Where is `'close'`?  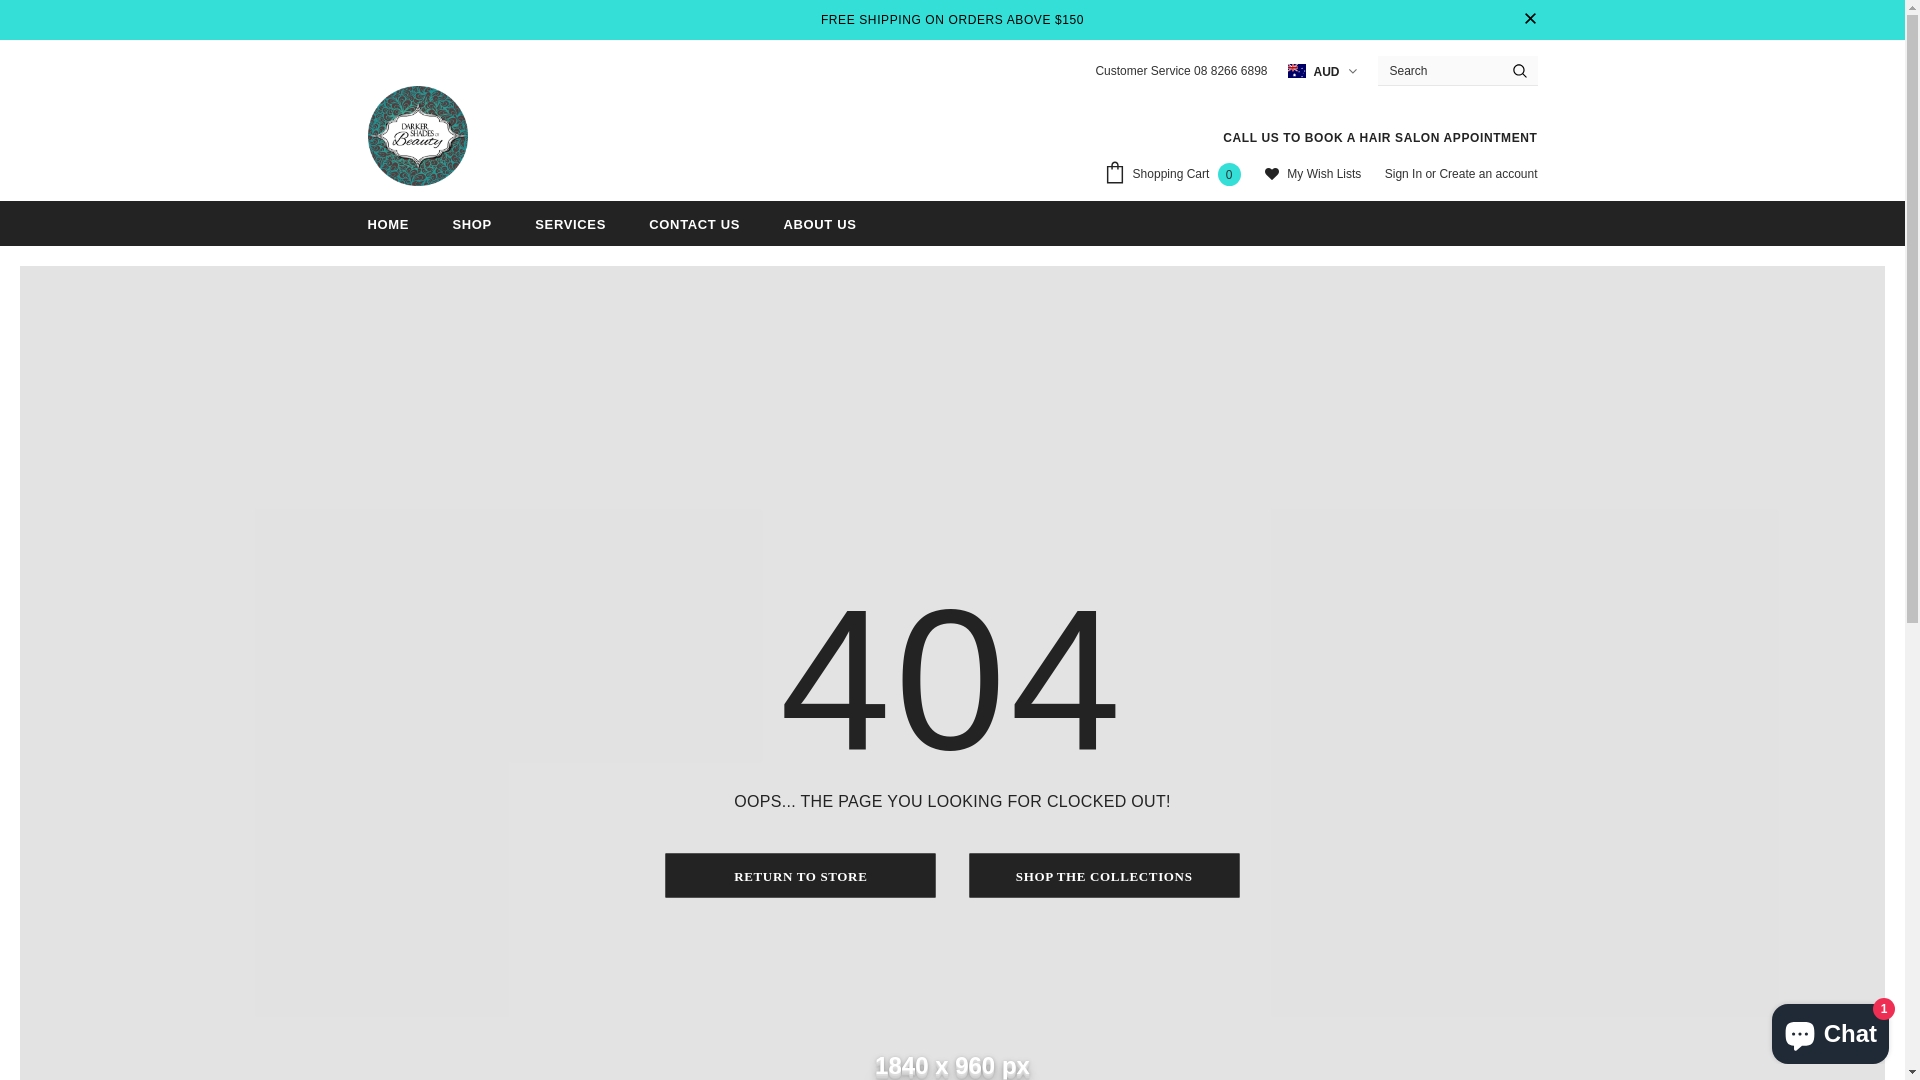 'close' is located at coordinates (1520, 19).